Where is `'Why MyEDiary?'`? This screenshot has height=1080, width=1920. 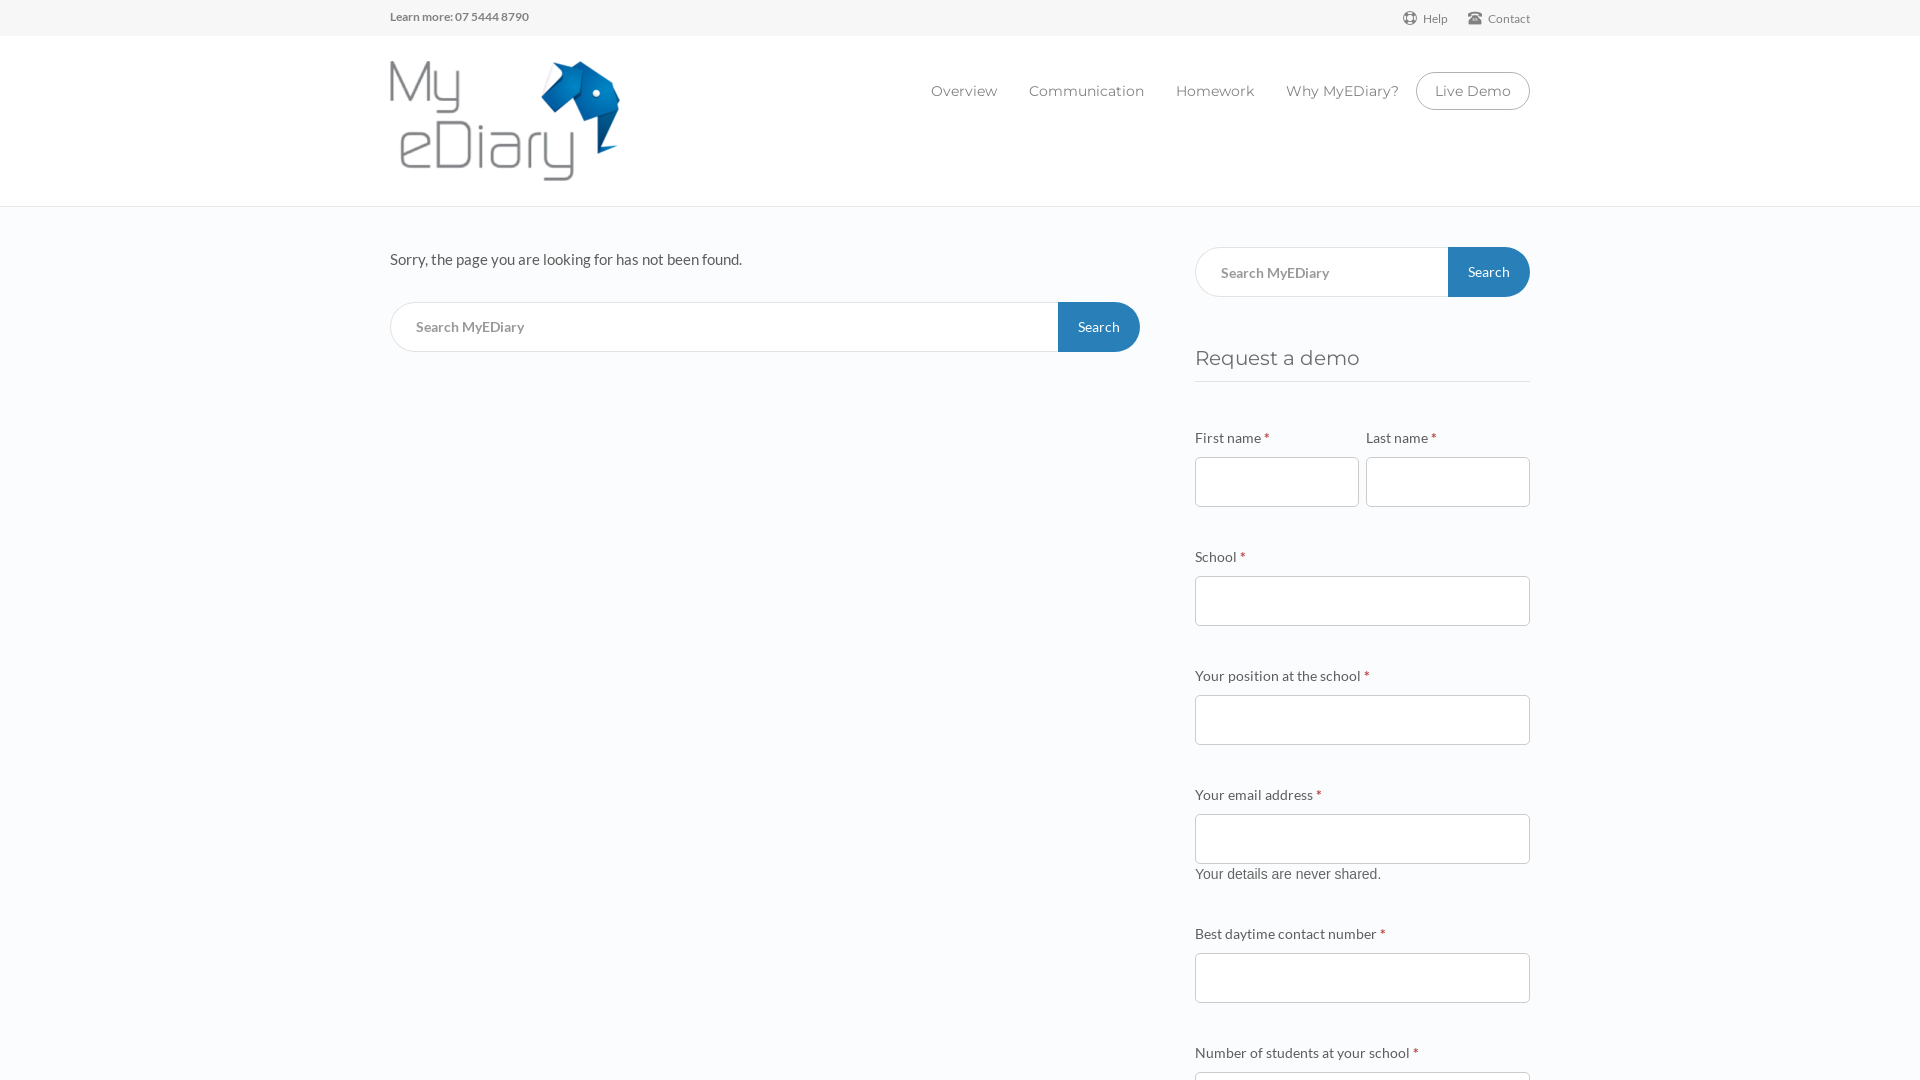
'Why MyEDiary?' is located at coordinates (1286, 91).